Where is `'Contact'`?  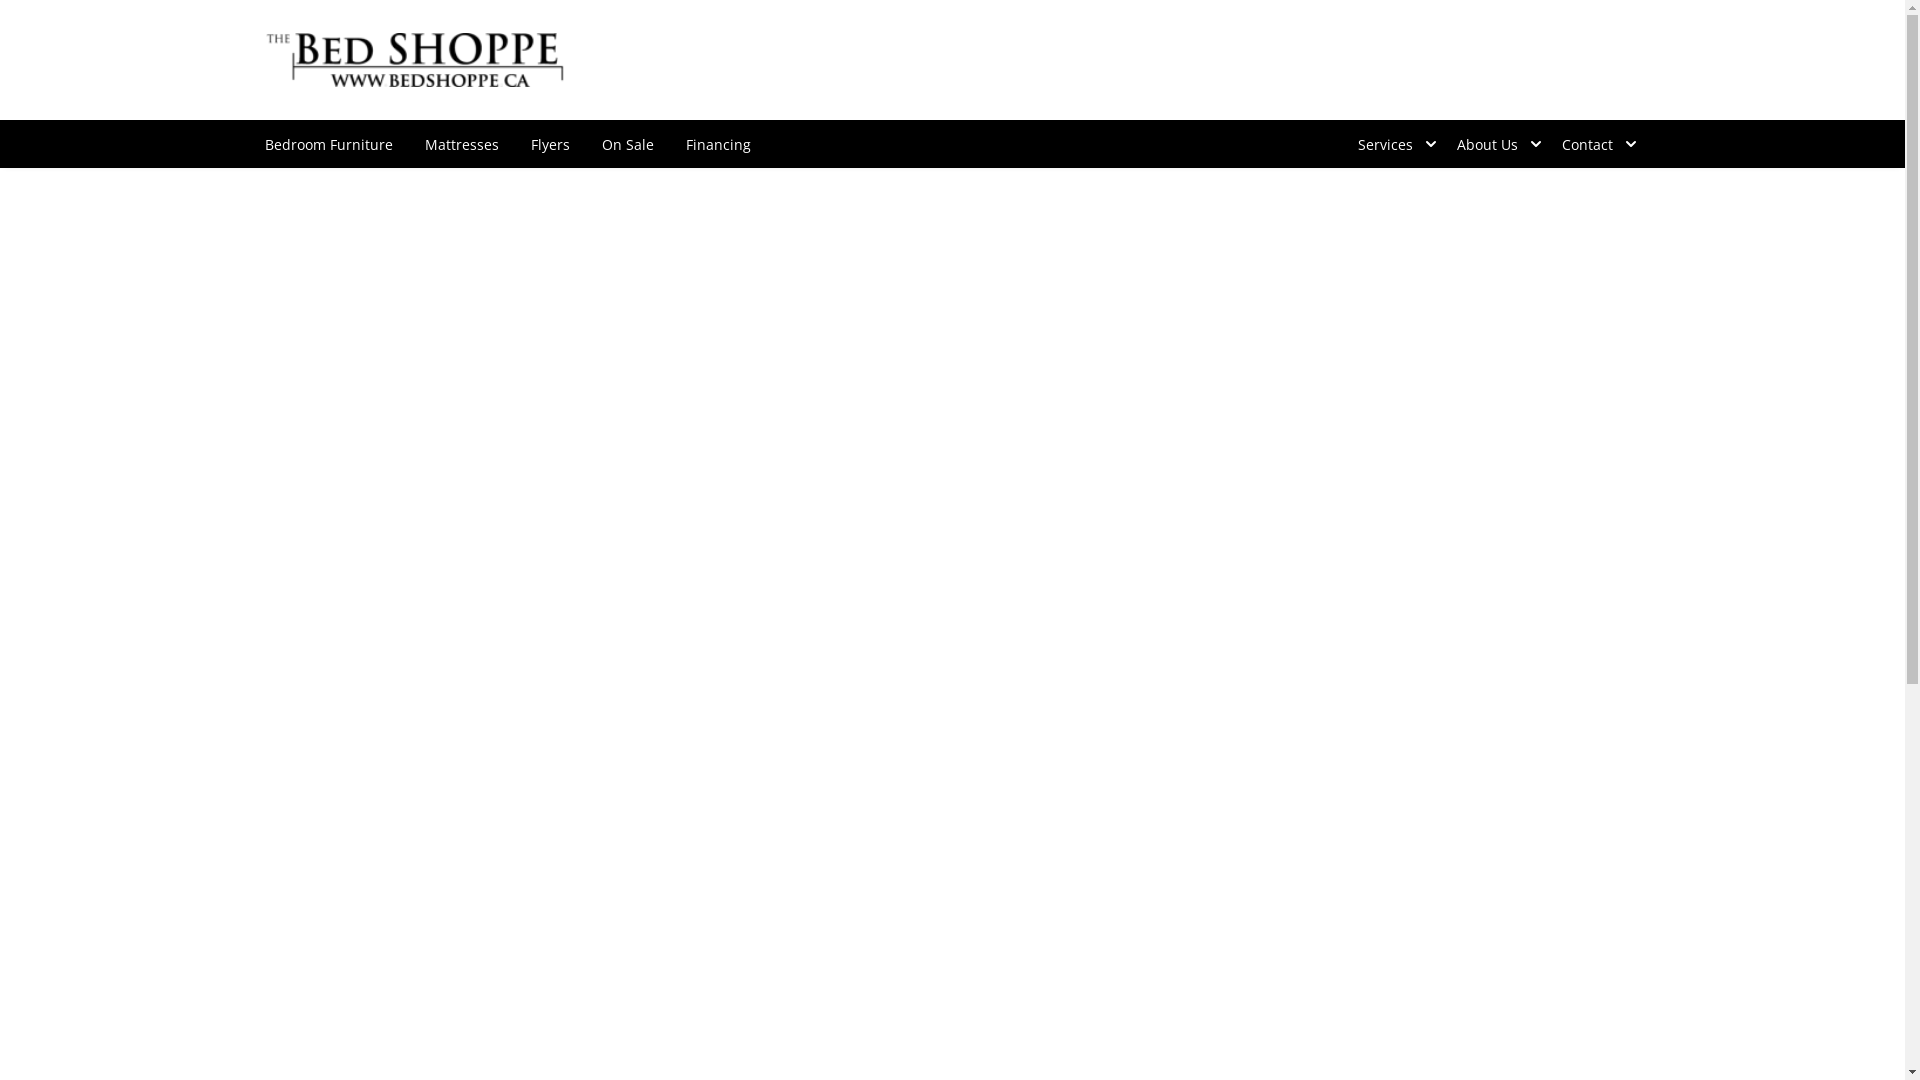
'Contact' is located at coordinates (1544, 142).